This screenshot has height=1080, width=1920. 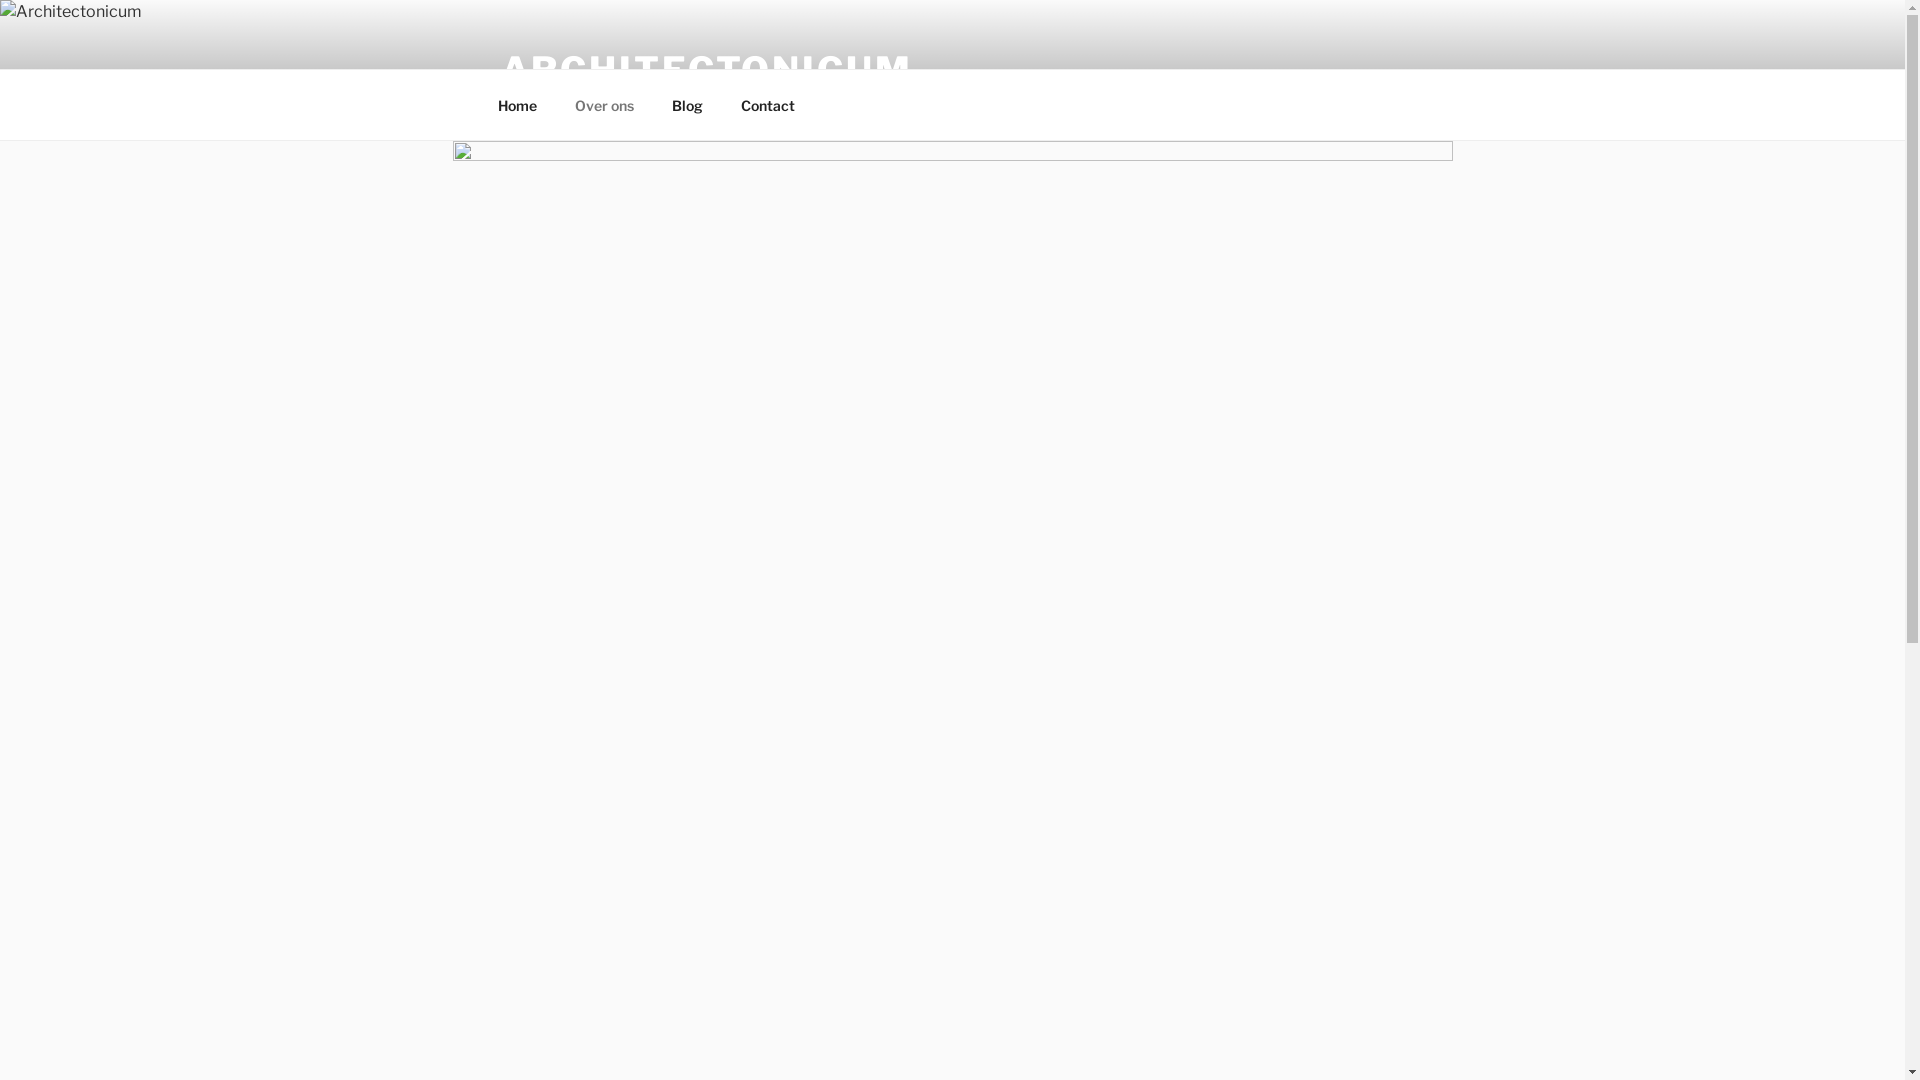 What do you see at coordinates (603, 104) in the screenshot?
I see `'Over ons'` at bounding box center [603, 104].